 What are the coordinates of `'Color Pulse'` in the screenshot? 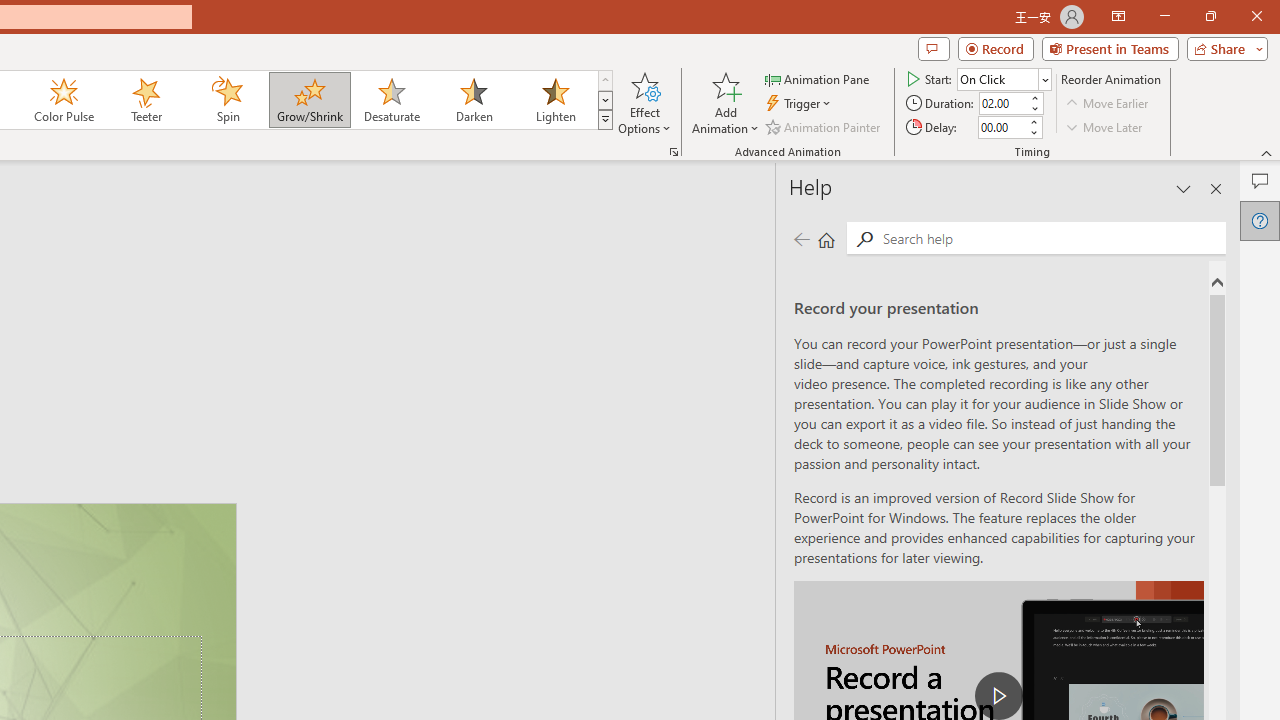 It's located at (64, 100).